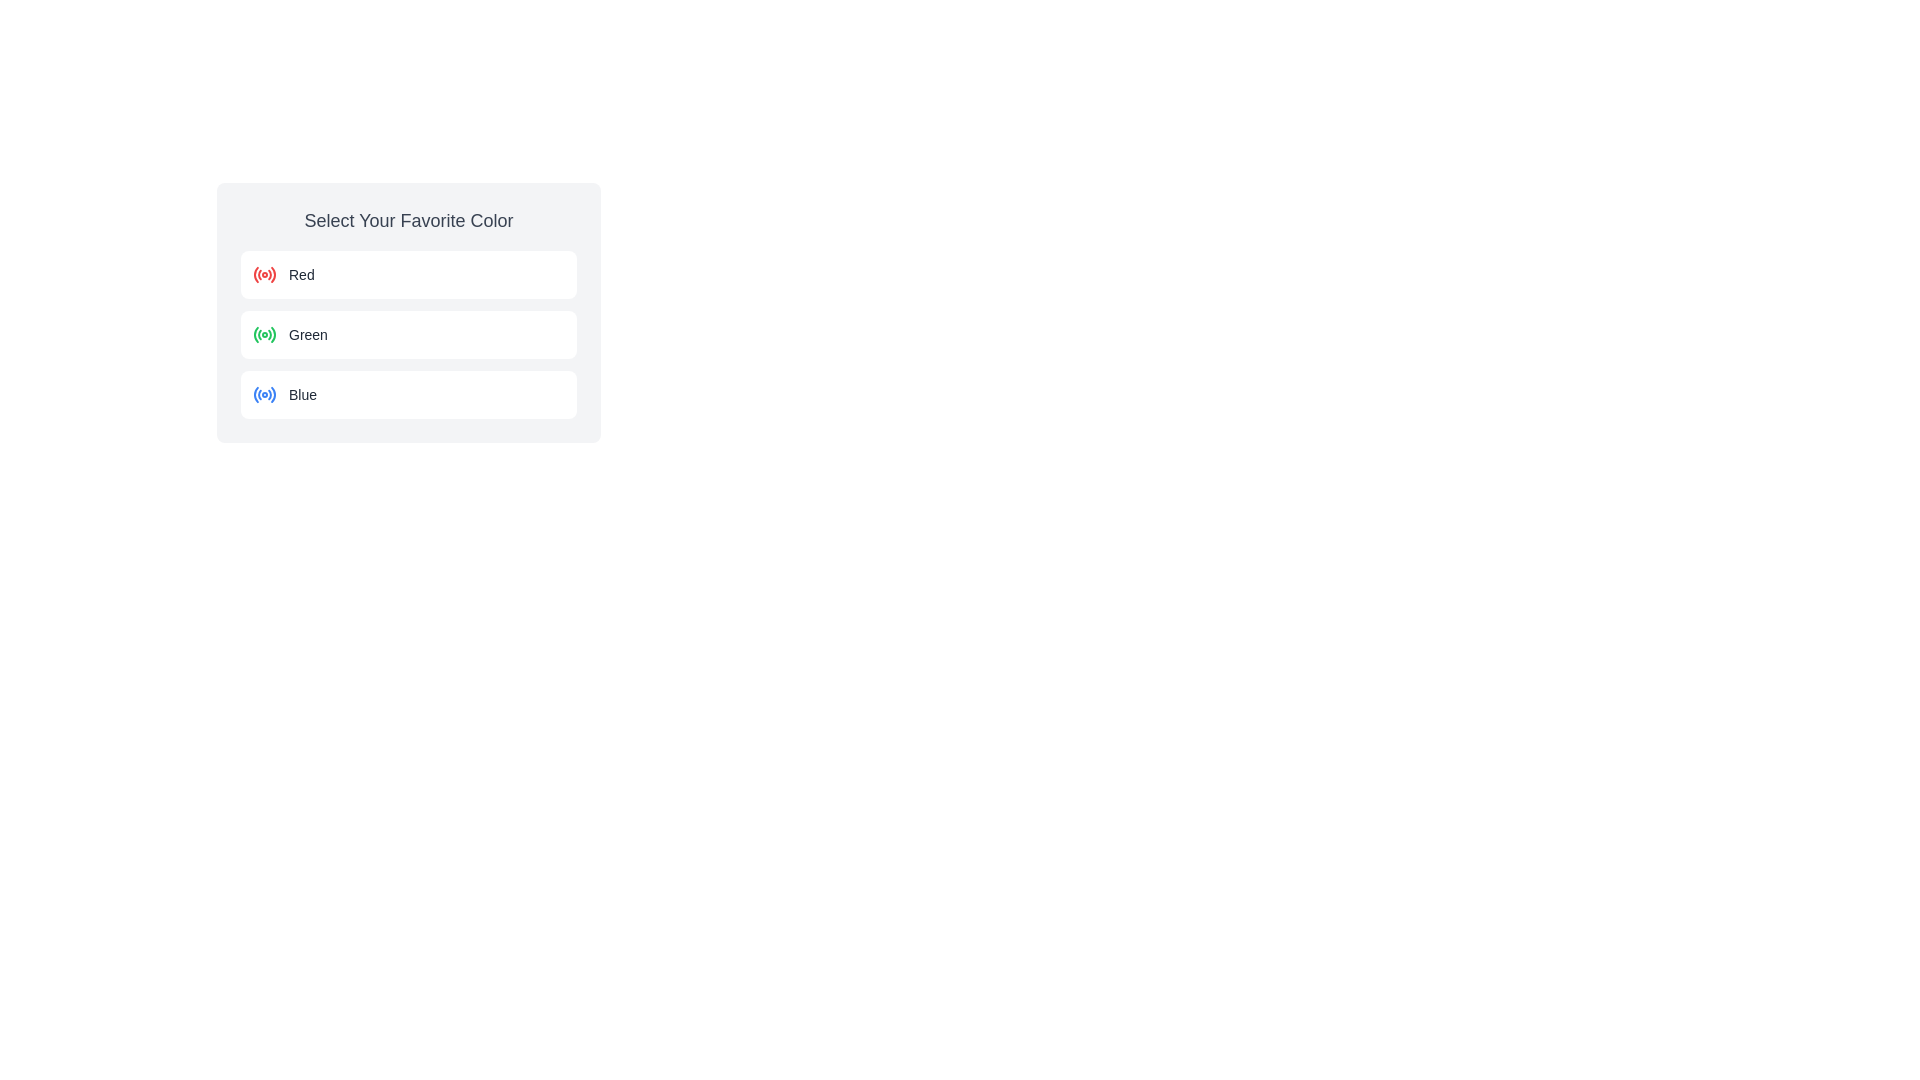  Describe the element at coordinates (307, 334) in the screenshot. I see `the second text label that identifies the associated color, situated between the labels for 'Red' and 'Blue', aligned with the green icon` at that location.